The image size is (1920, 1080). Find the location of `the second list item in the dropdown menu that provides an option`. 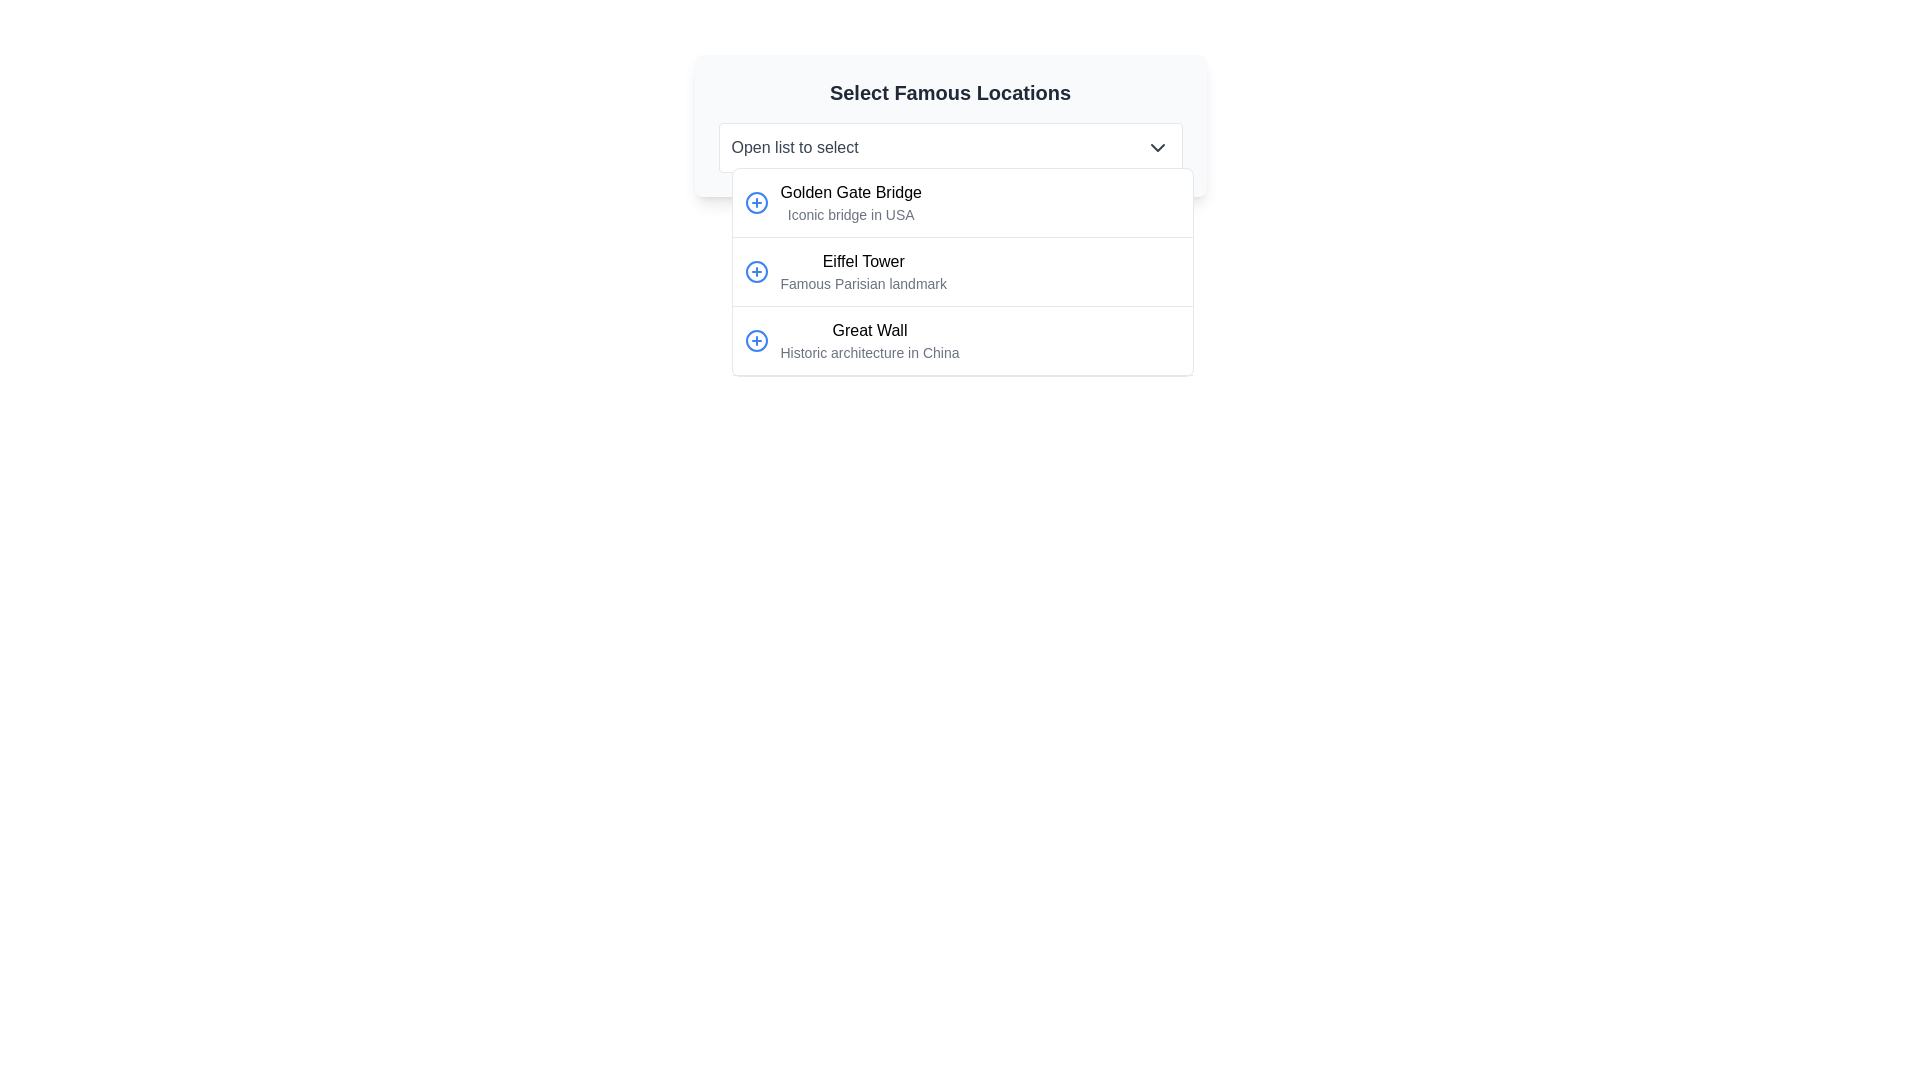

the second list item in the dropdown menu that provides an option is located at coordinates (962, 272).